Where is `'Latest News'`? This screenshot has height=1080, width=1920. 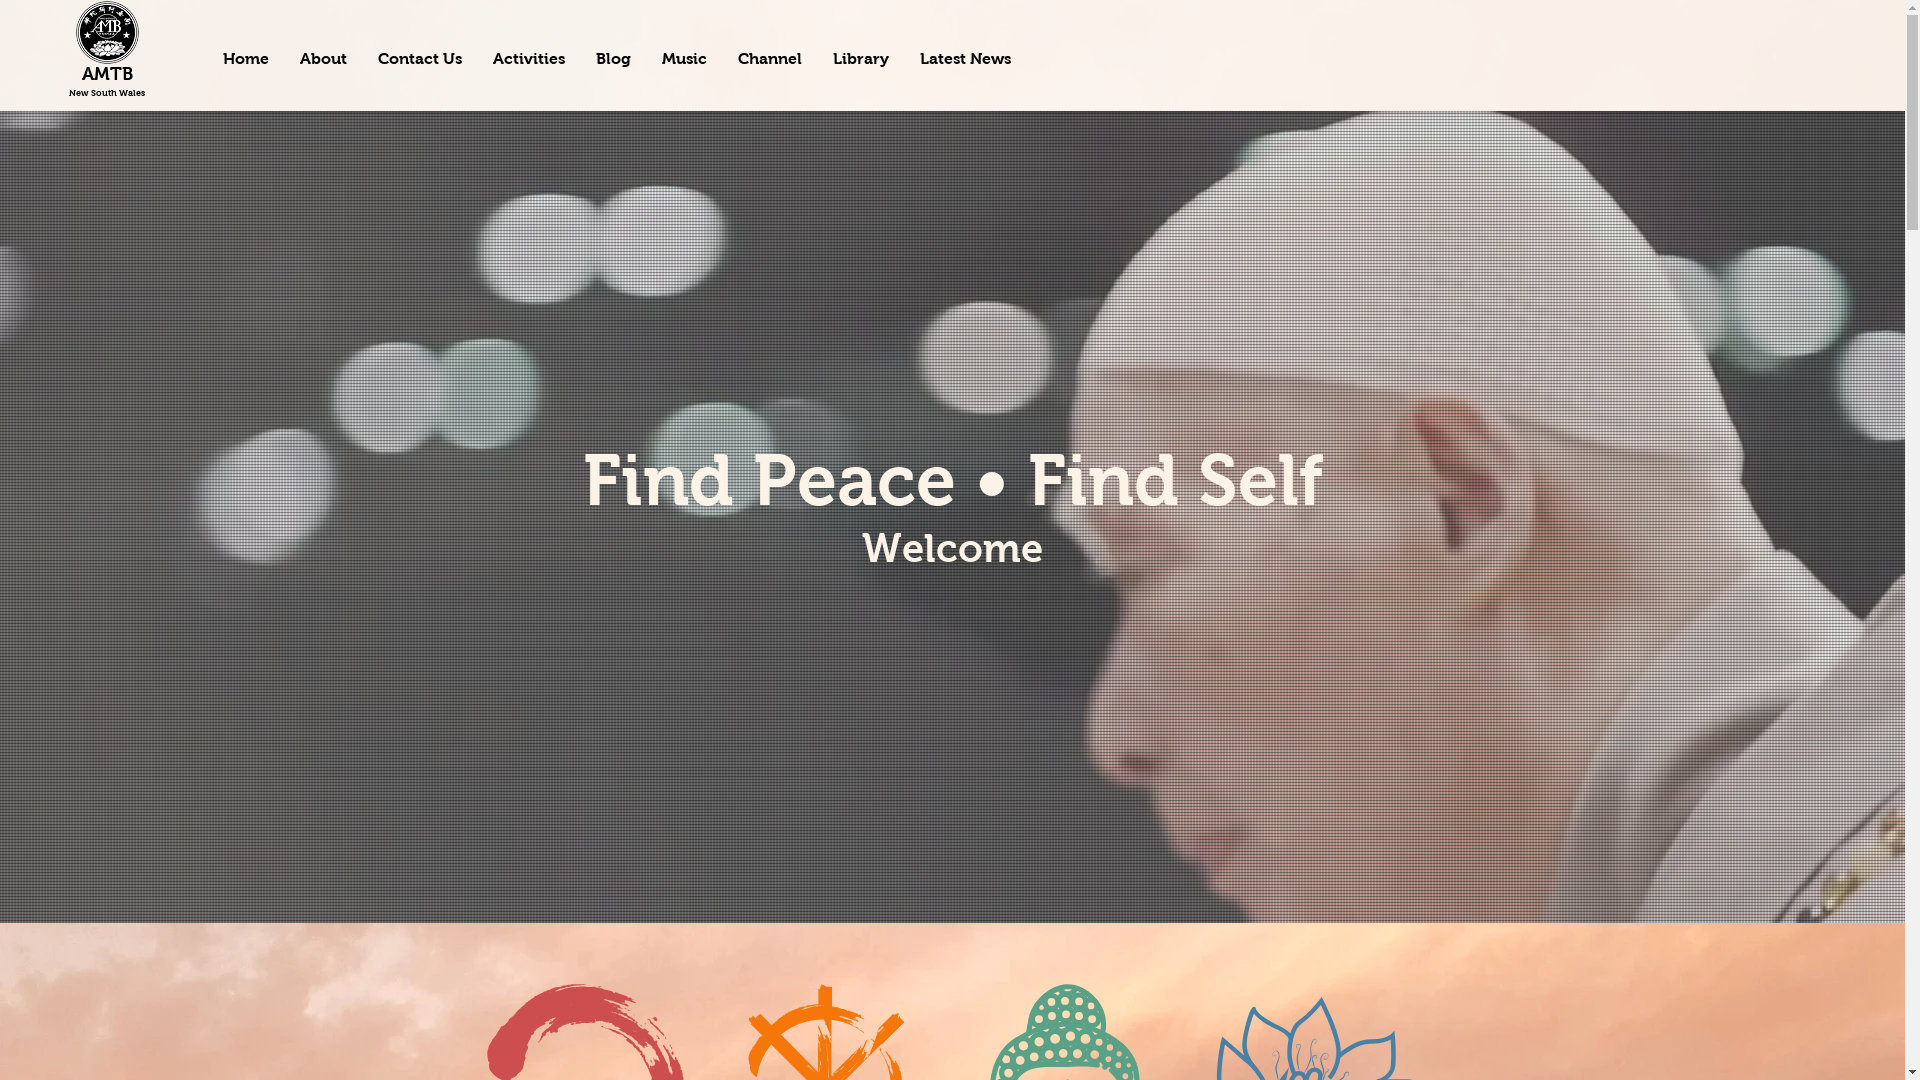 'Latest News' is located at coordinates (902, 57).